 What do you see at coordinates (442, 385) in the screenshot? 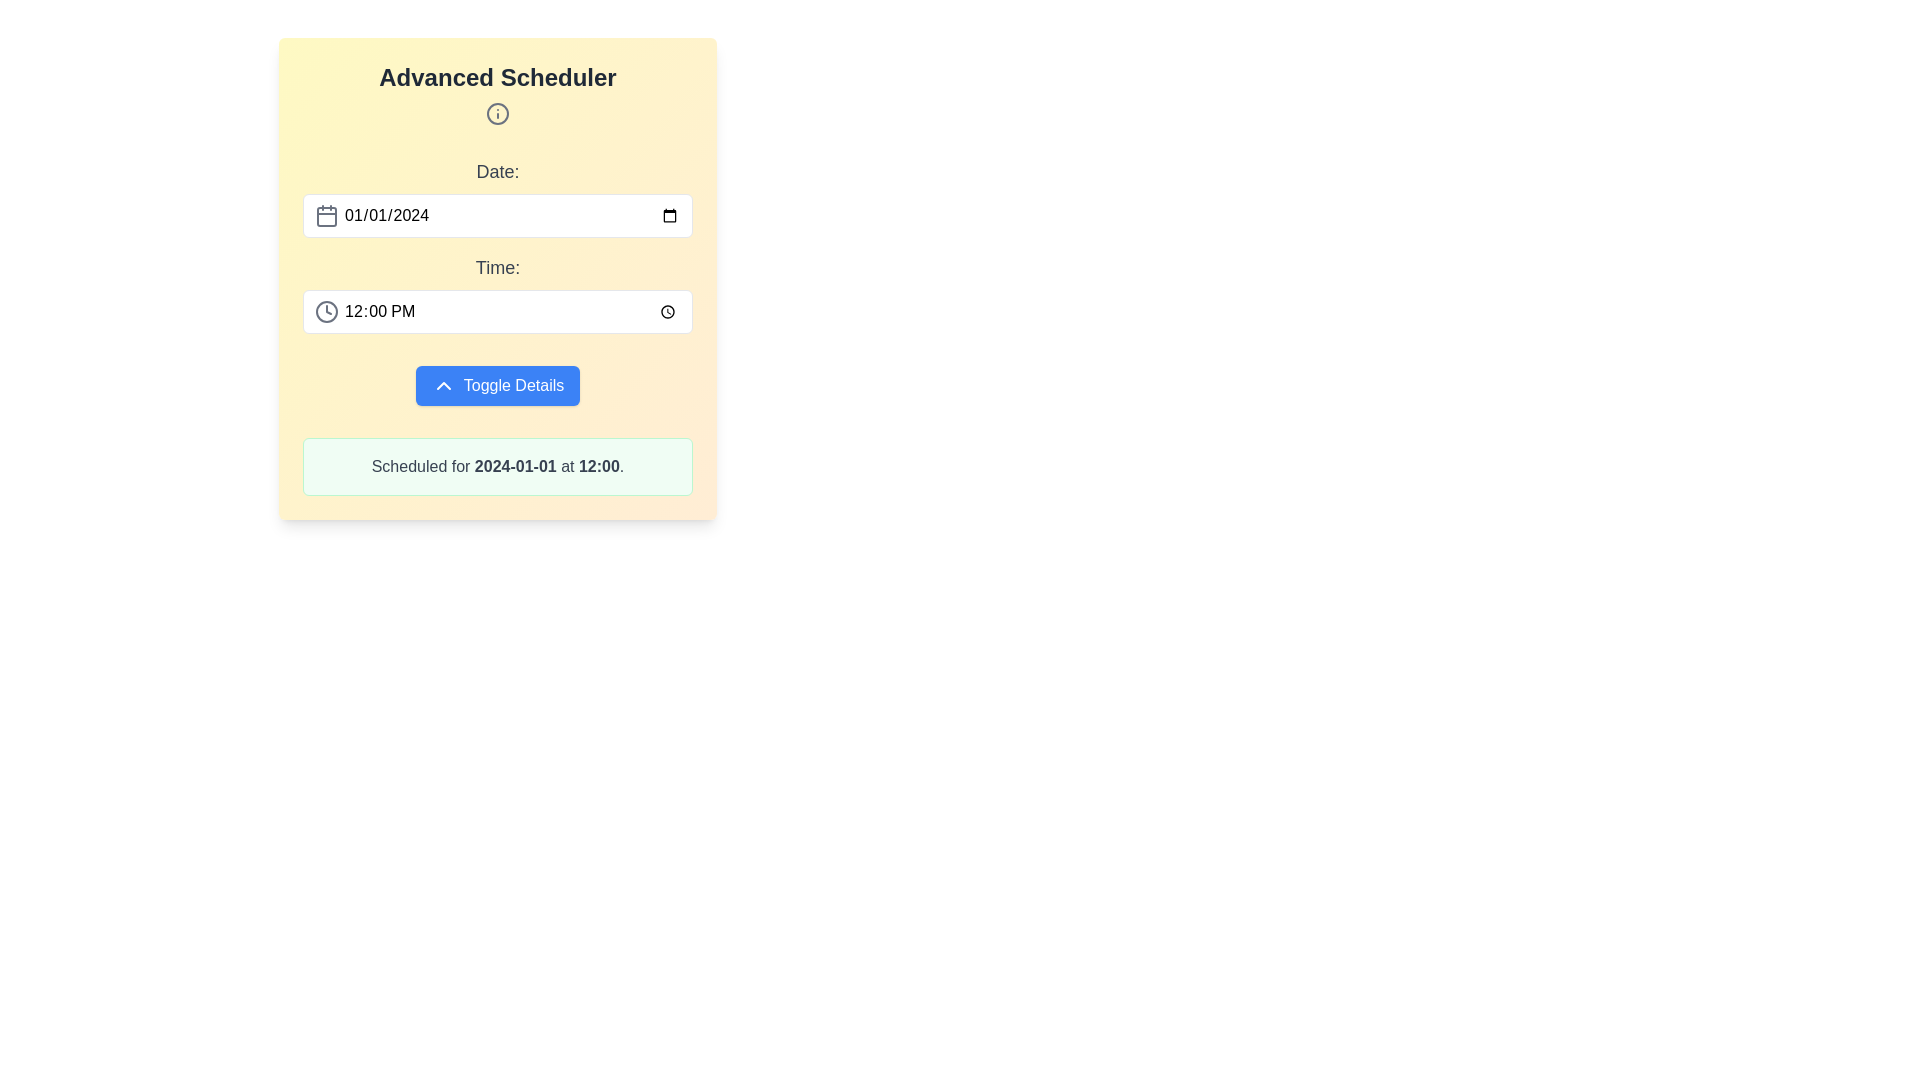
I see `the collapse icon located inside the blue 'Toggle Details' button` at bounding box center [442, 385].